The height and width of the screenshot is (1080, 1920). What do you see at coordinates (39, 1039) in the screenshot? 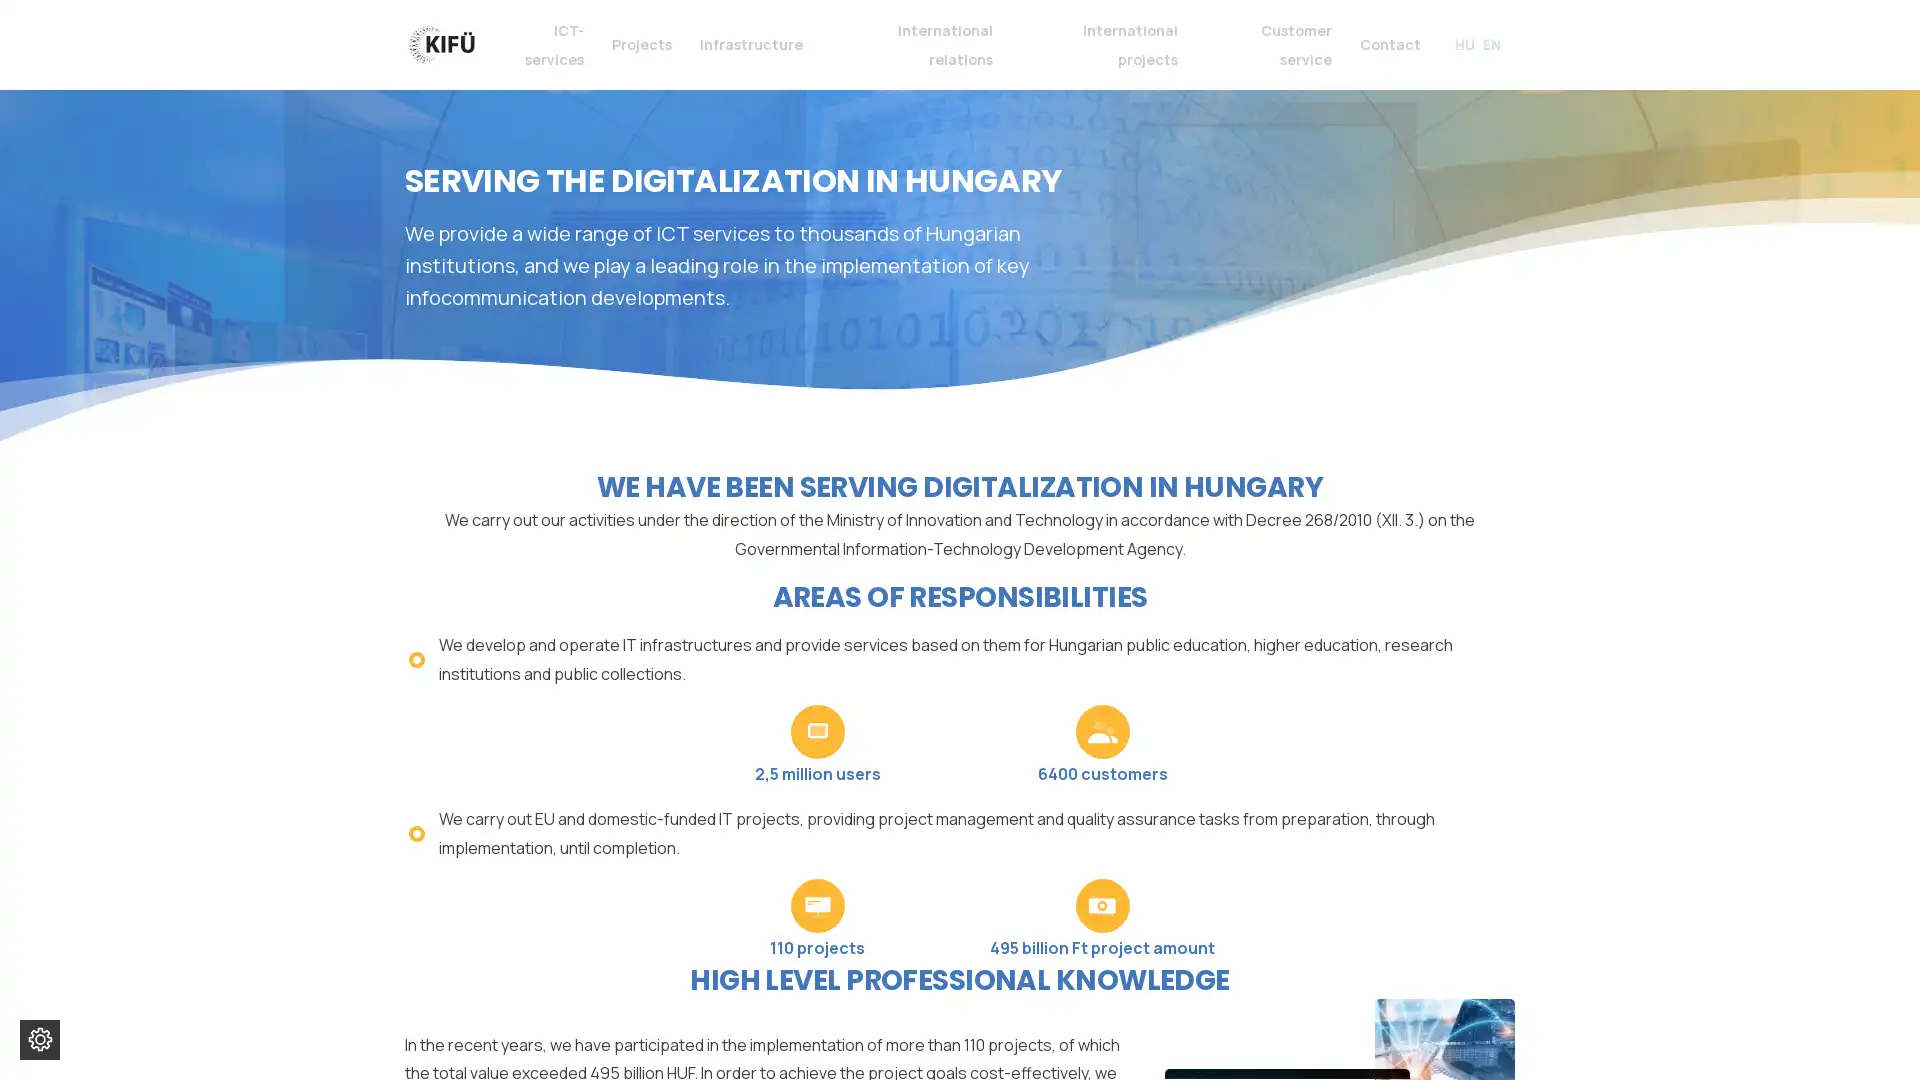
I see `Change cookie settings` at bounding box center [39, 1039].